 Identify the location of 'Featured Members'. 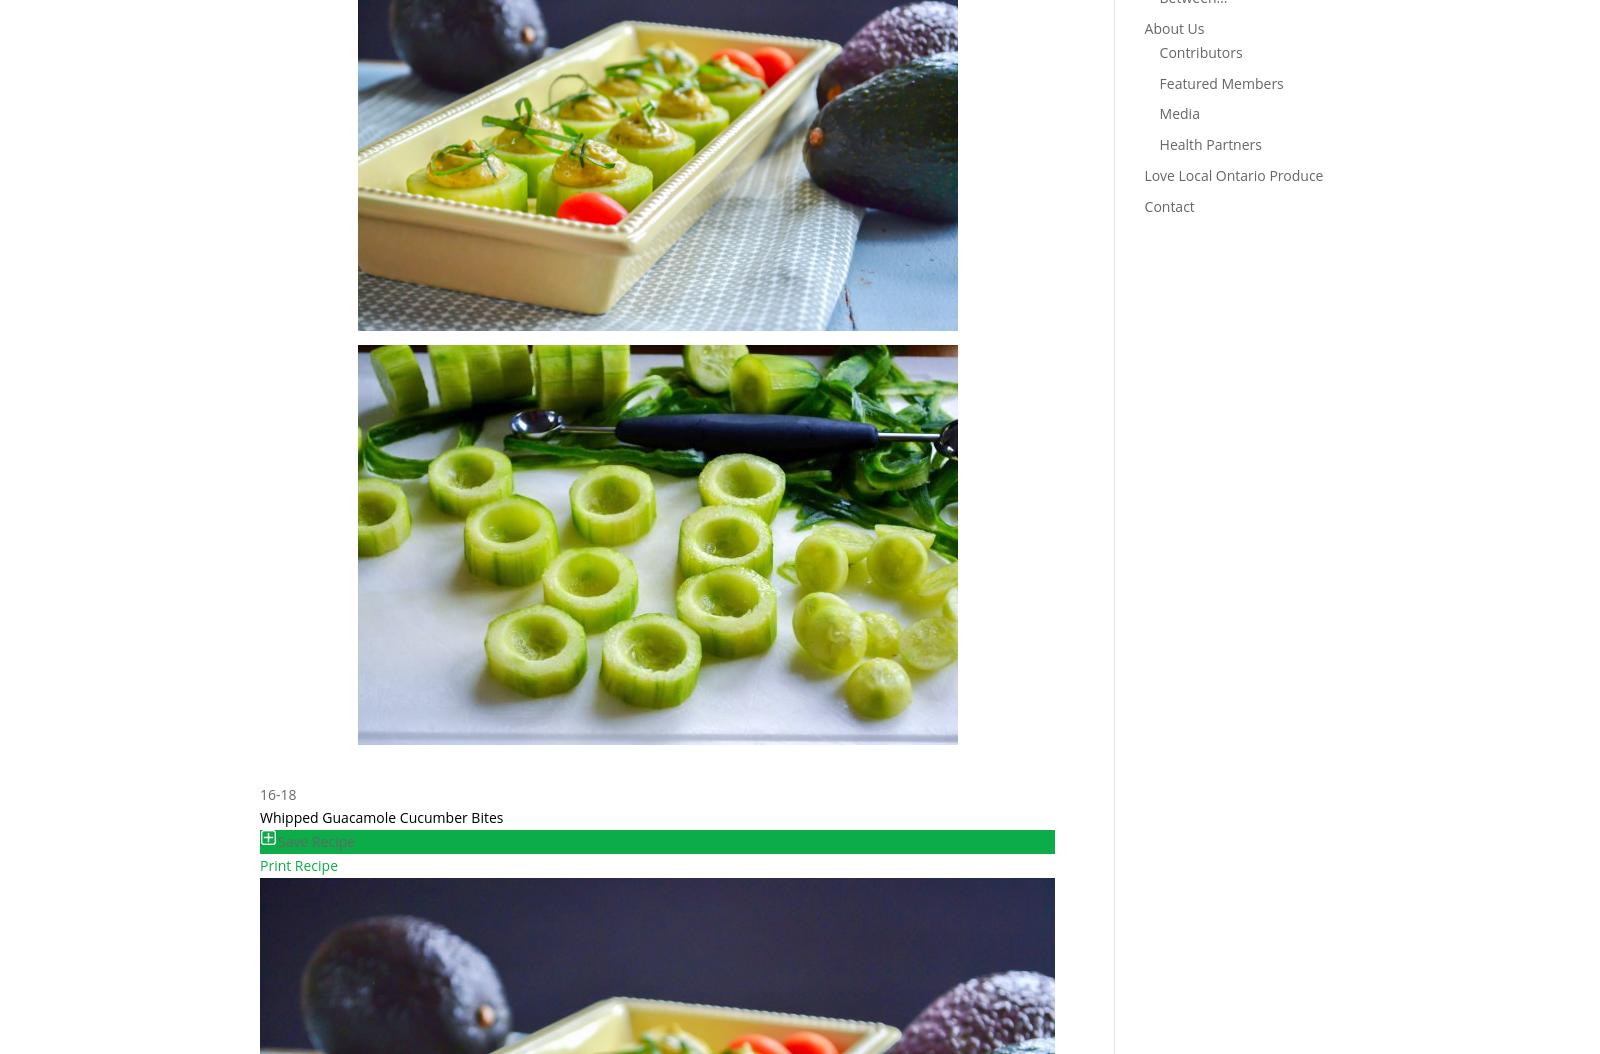
(1219, 81).